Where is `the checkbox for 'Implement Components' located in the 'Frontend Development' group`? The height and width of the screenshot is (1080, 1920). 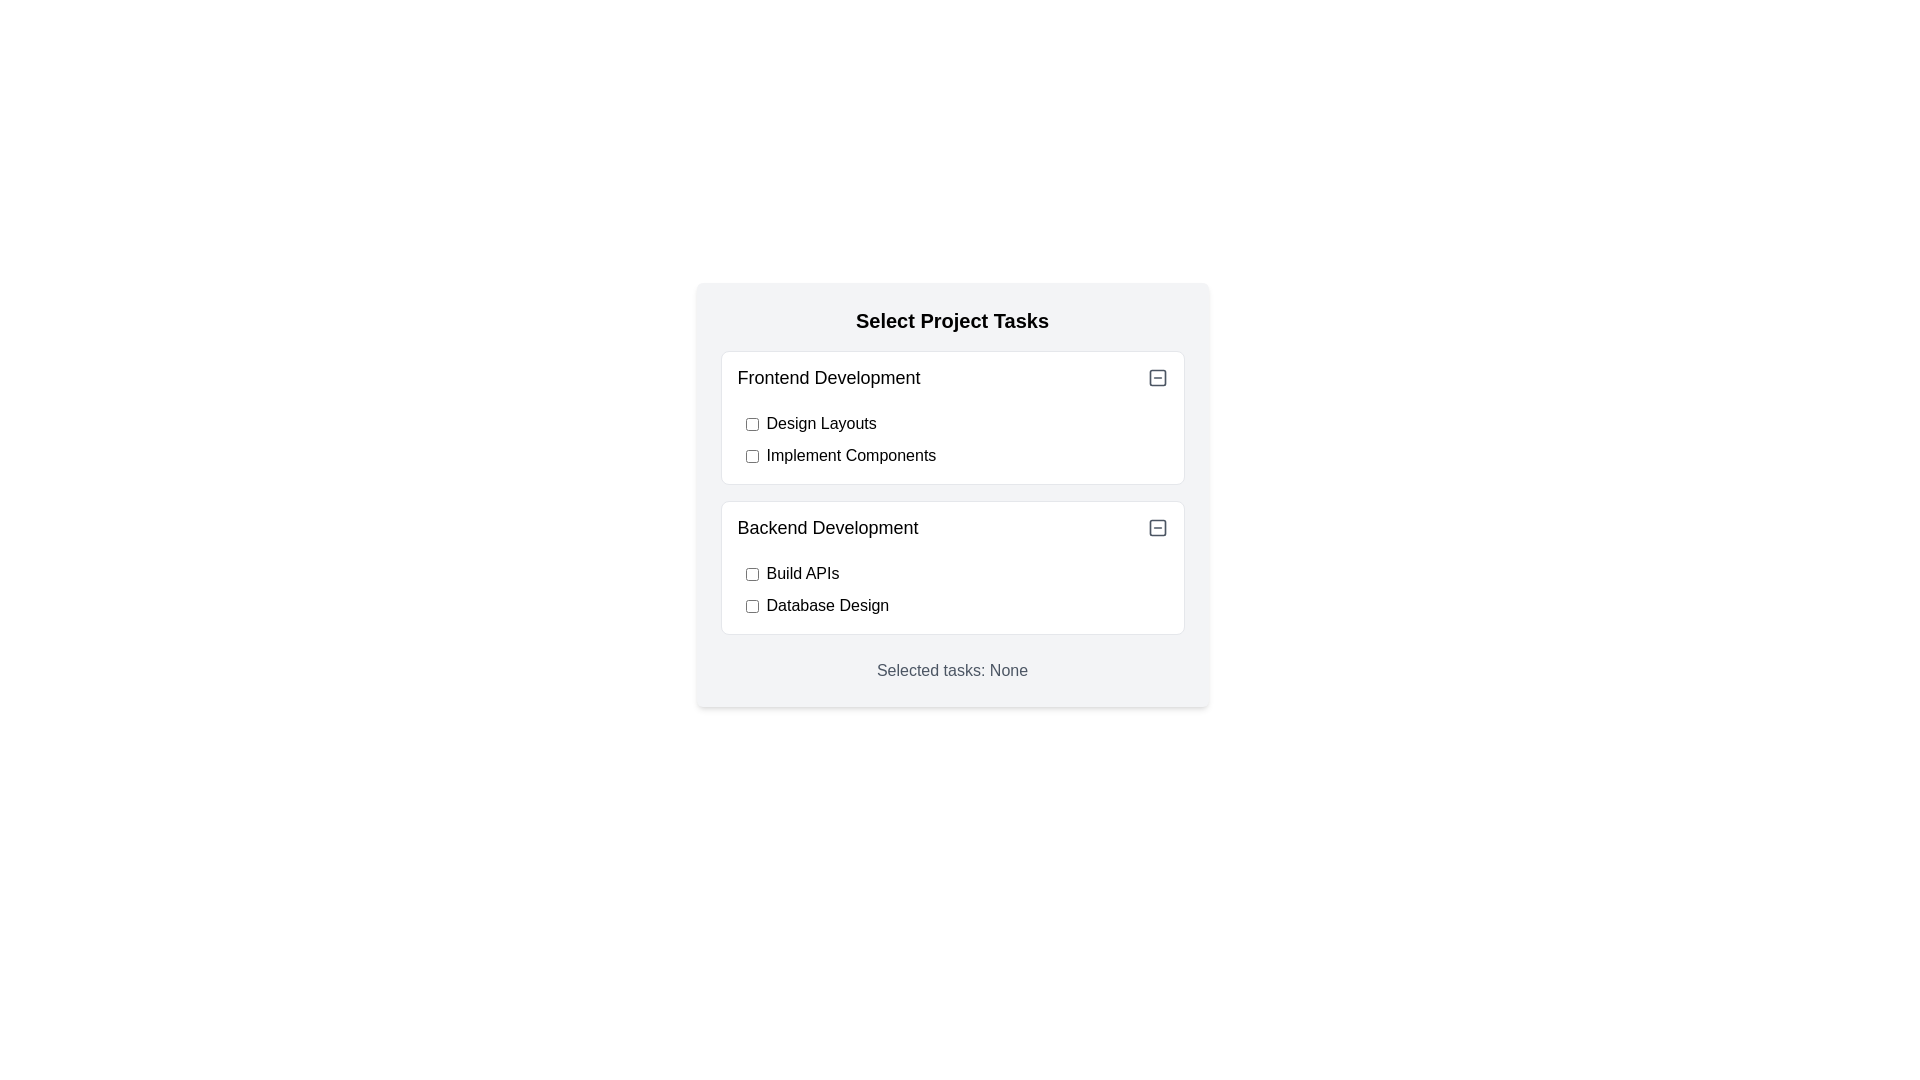 the checkbox for 'Implement Components' located in the 'Frontend Development' group is located at coordinates (751, 455).